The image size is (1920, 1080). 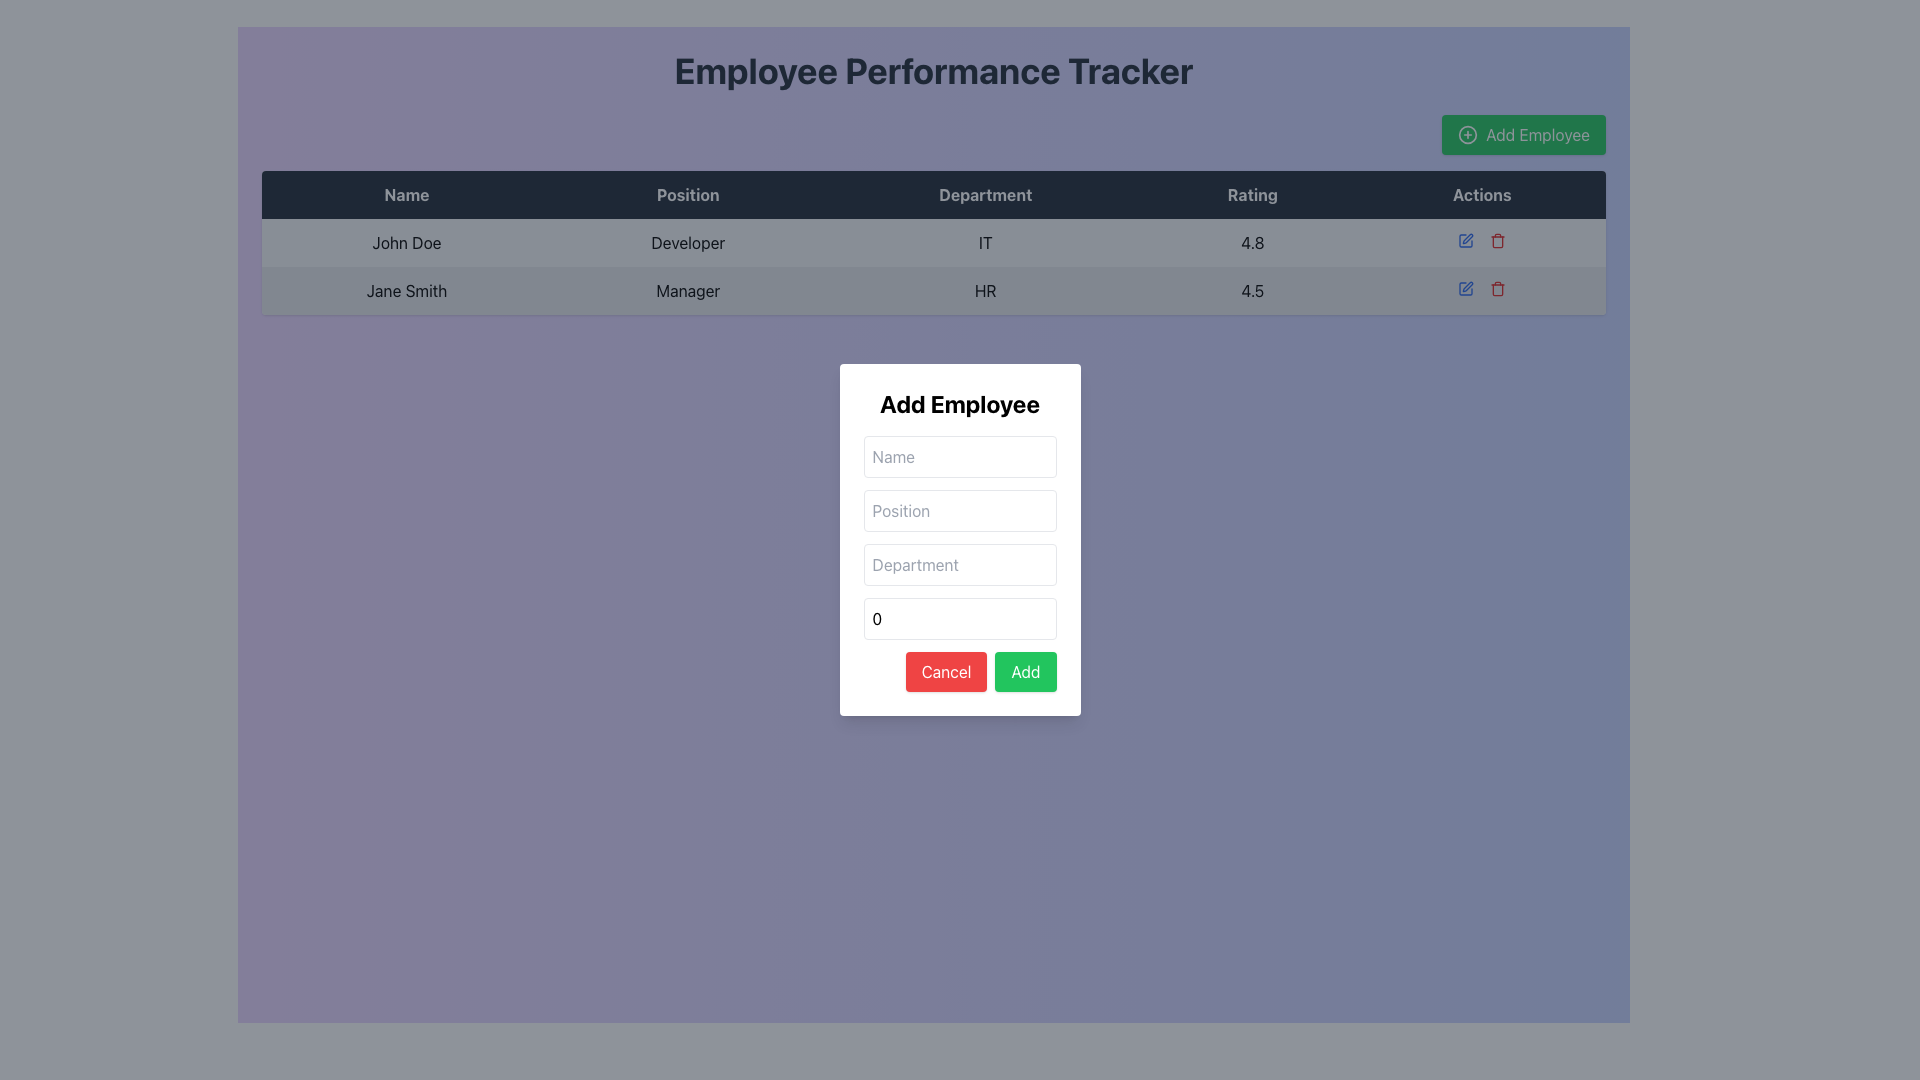 What do you see at coordinates (688, 195) in the screenshot?
I see `the column header labeled 'Position' which is the second header in the row, located between 'Name' and 'Department'` at bounding box center [688, 195].